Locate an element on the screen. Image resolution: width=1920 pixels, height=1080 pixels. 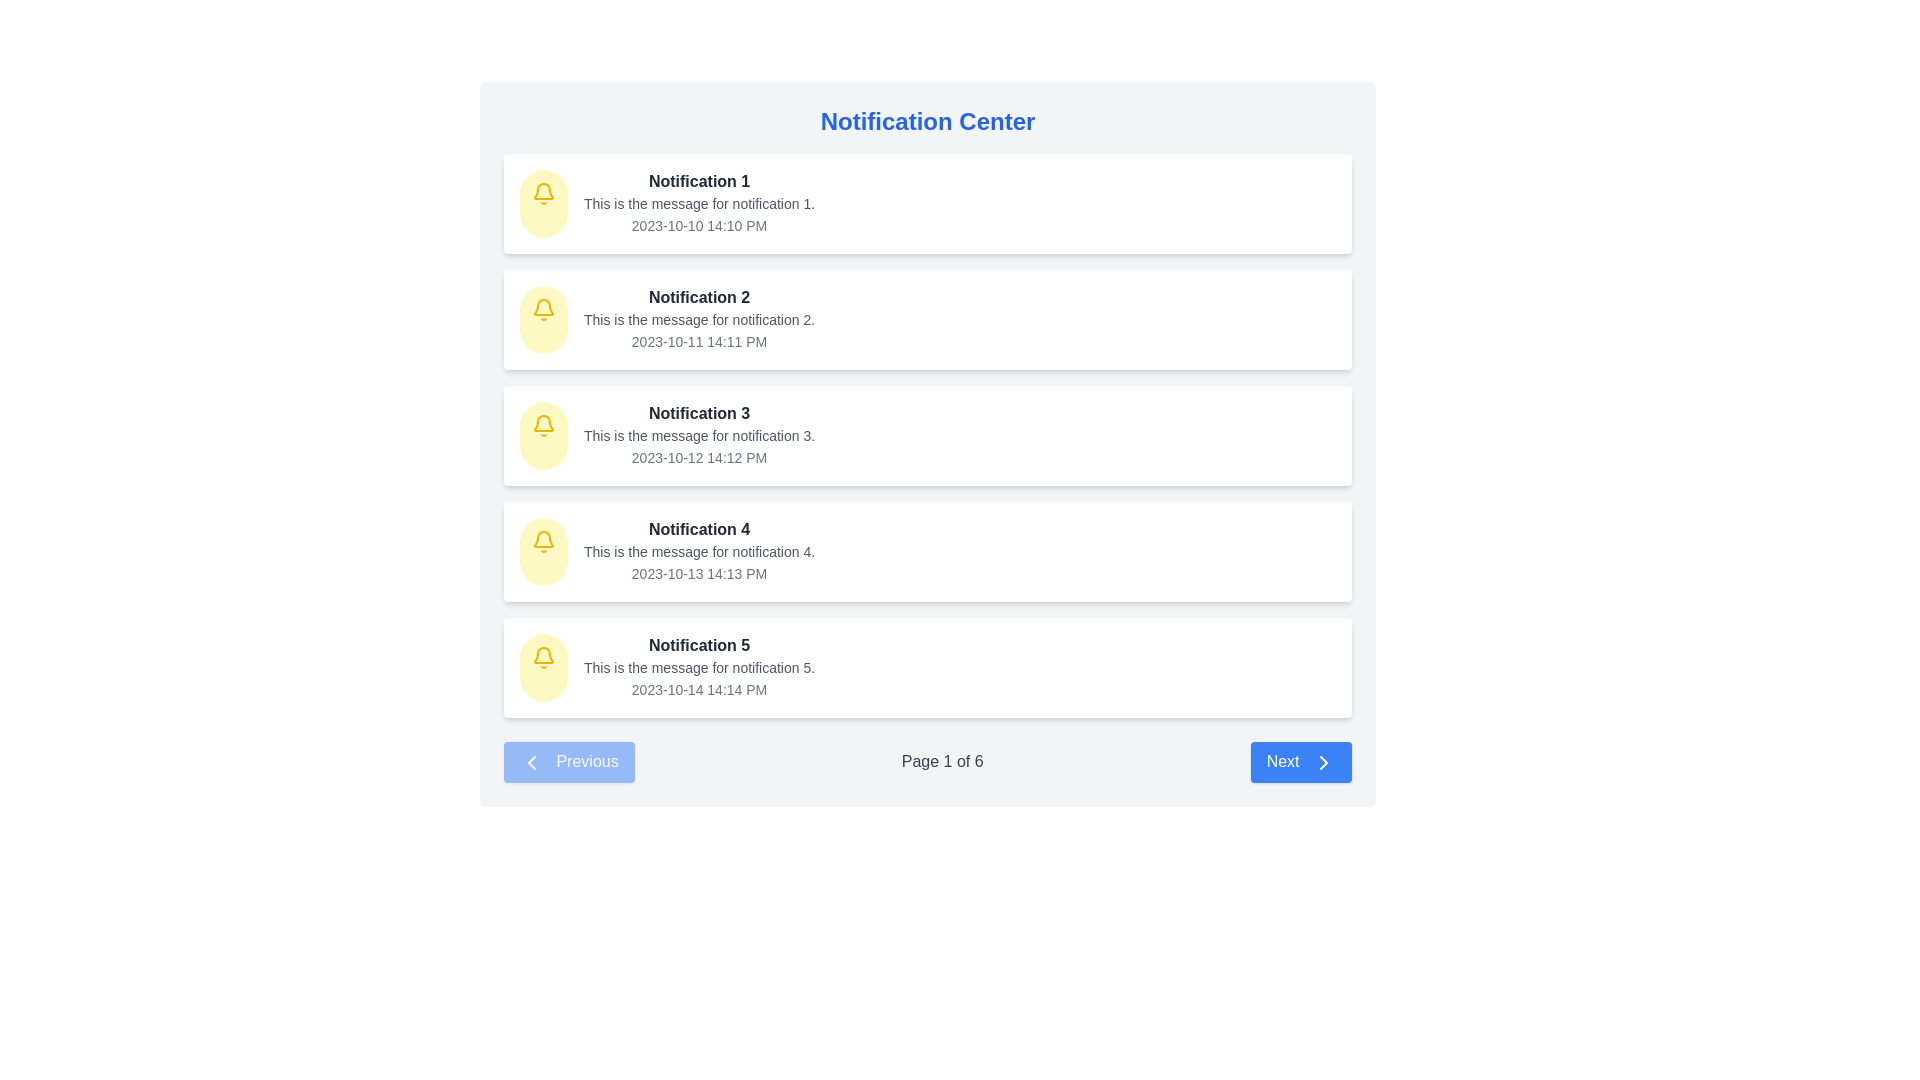
the timestamp text label located below the message 'This is the message for notification 3.' in the lower-right section of the third notification card is located at coordinates (699, 458).